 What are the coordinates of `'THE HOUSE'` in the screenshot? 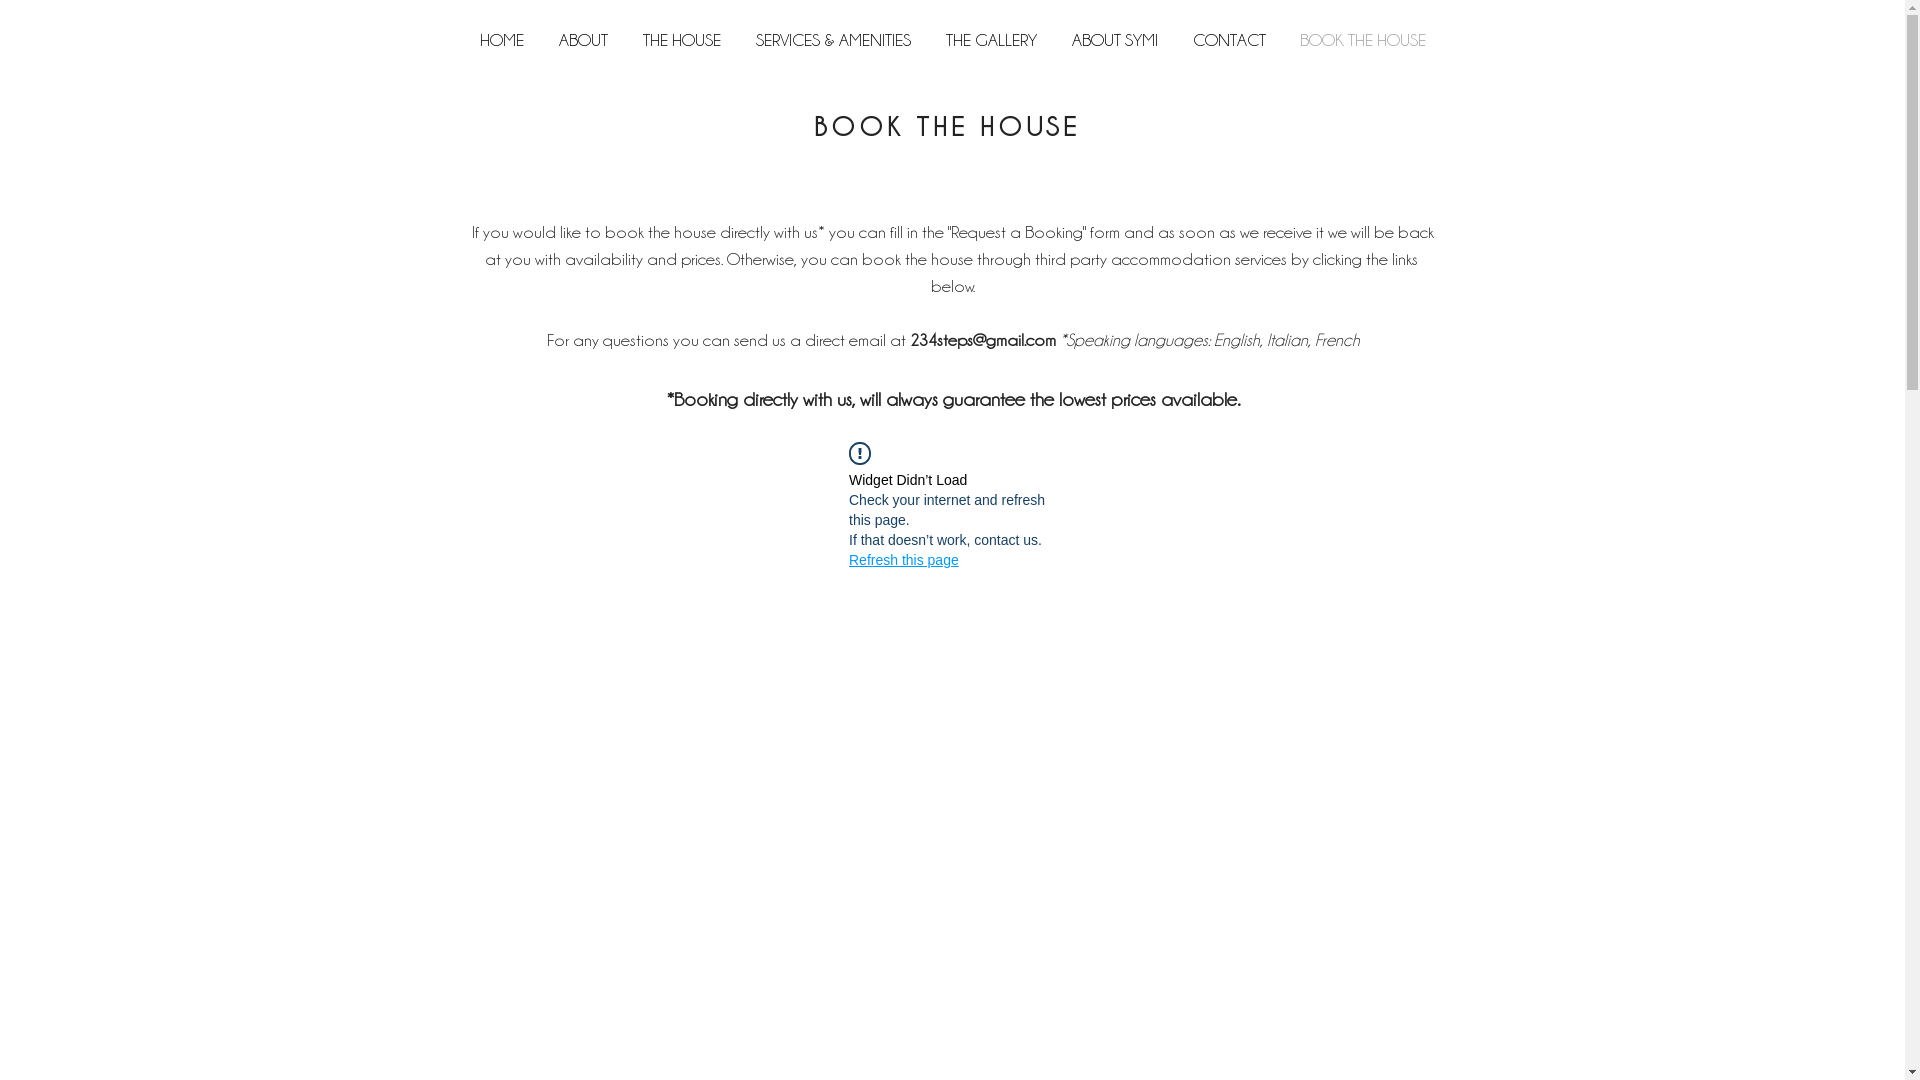 It's located at (624, 39).